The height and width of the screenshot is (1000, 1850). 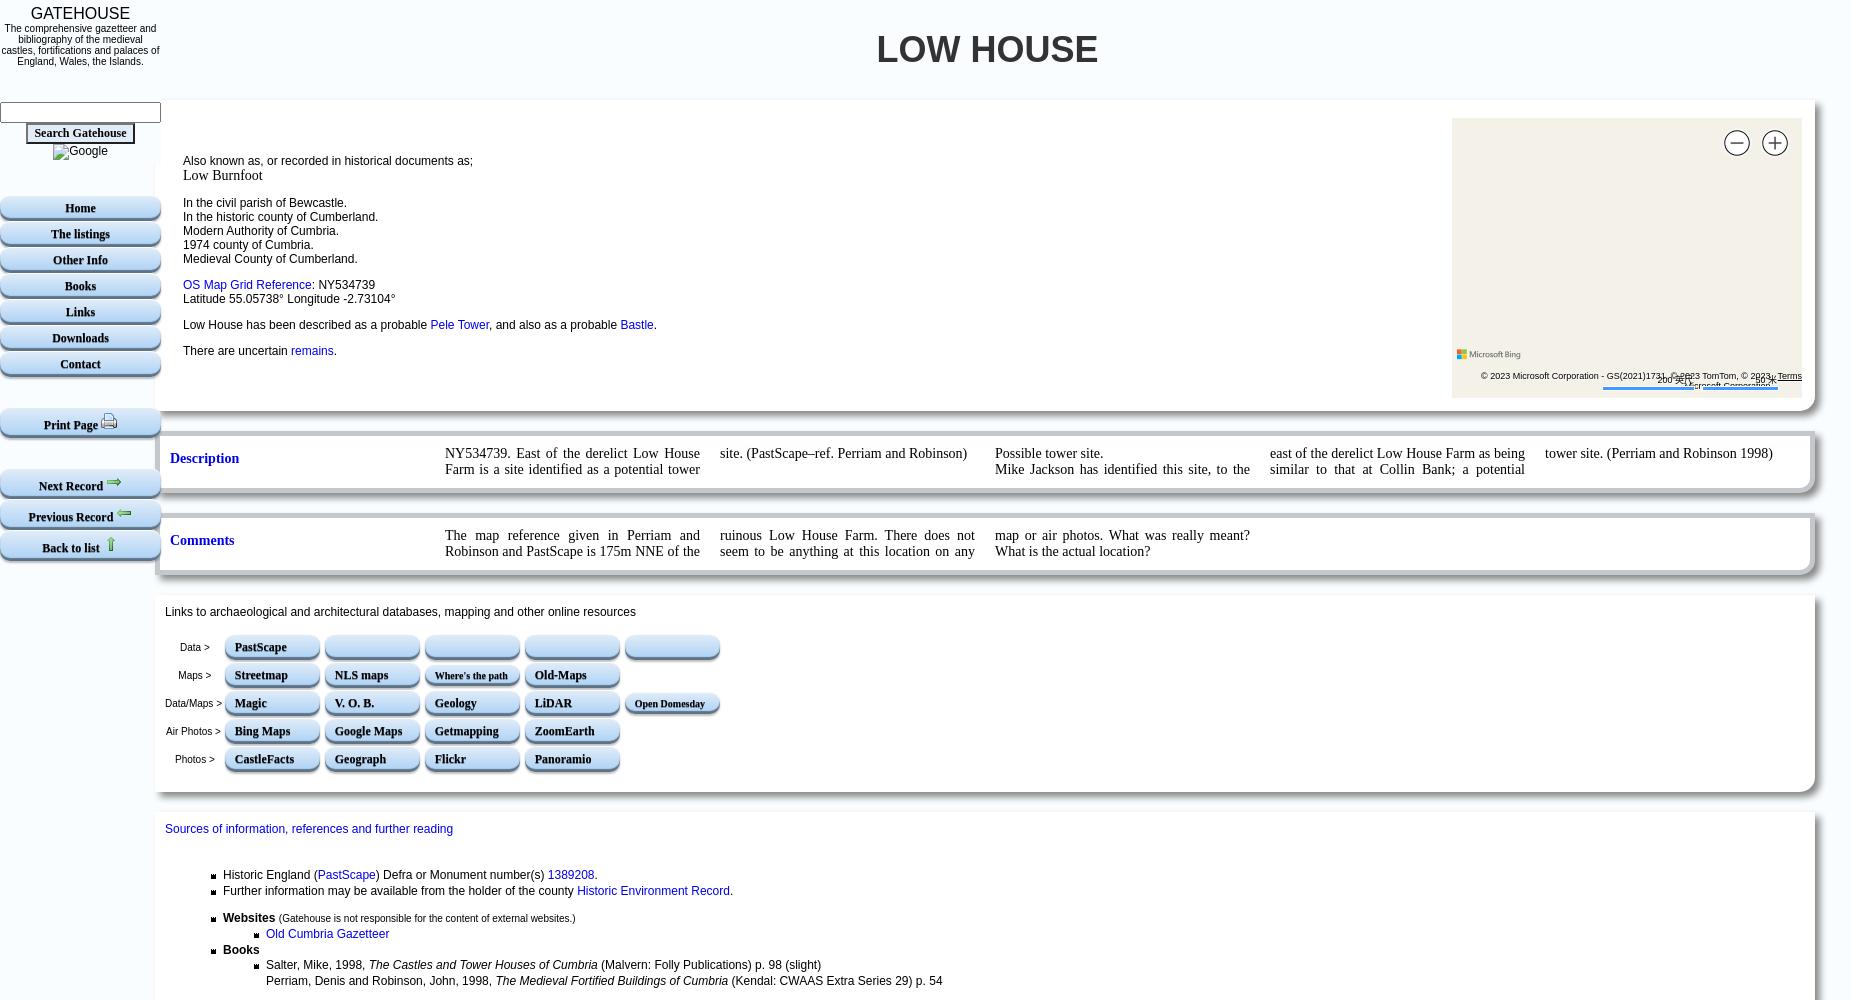 I want to click on '(Malvern: Folly Publications) p. 98 (slight)', so click(x=708, y=964).